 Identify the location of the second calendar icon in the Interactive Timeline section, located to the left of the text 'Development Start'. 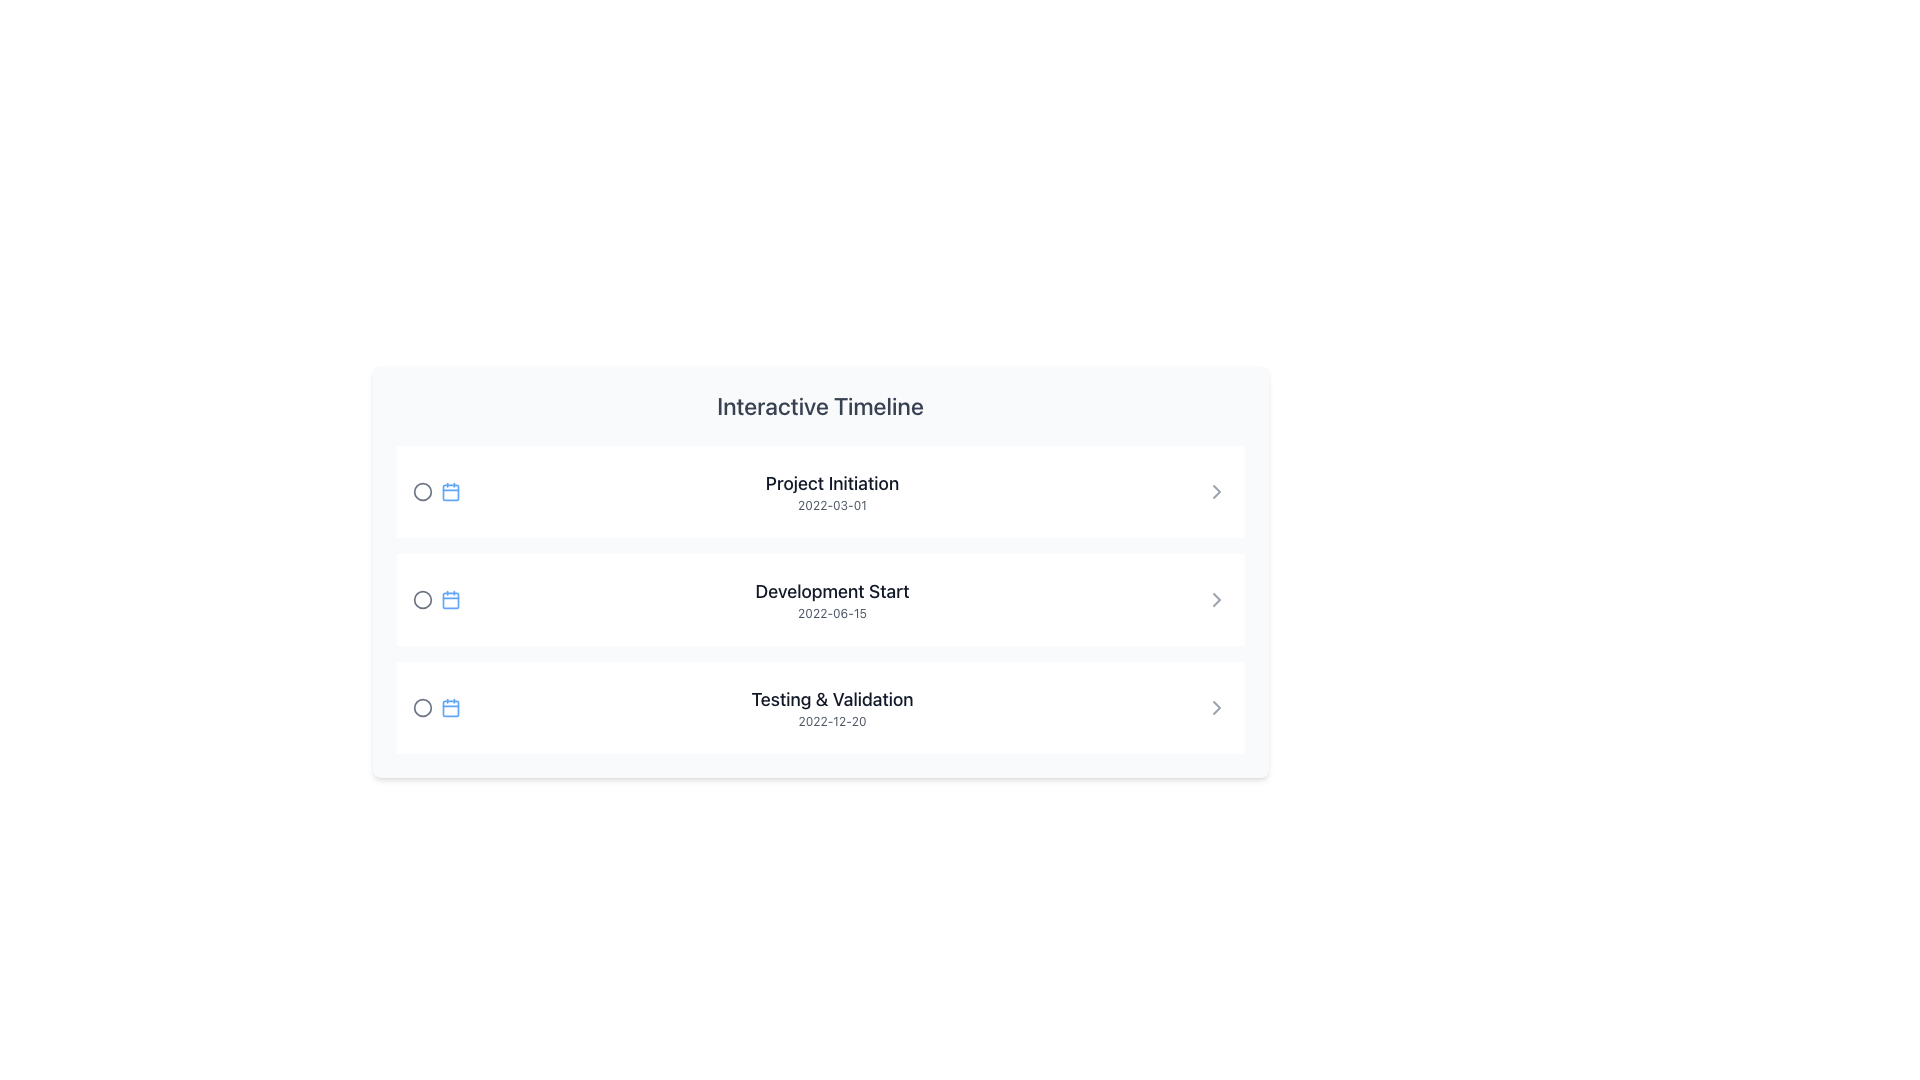
(449, 599).